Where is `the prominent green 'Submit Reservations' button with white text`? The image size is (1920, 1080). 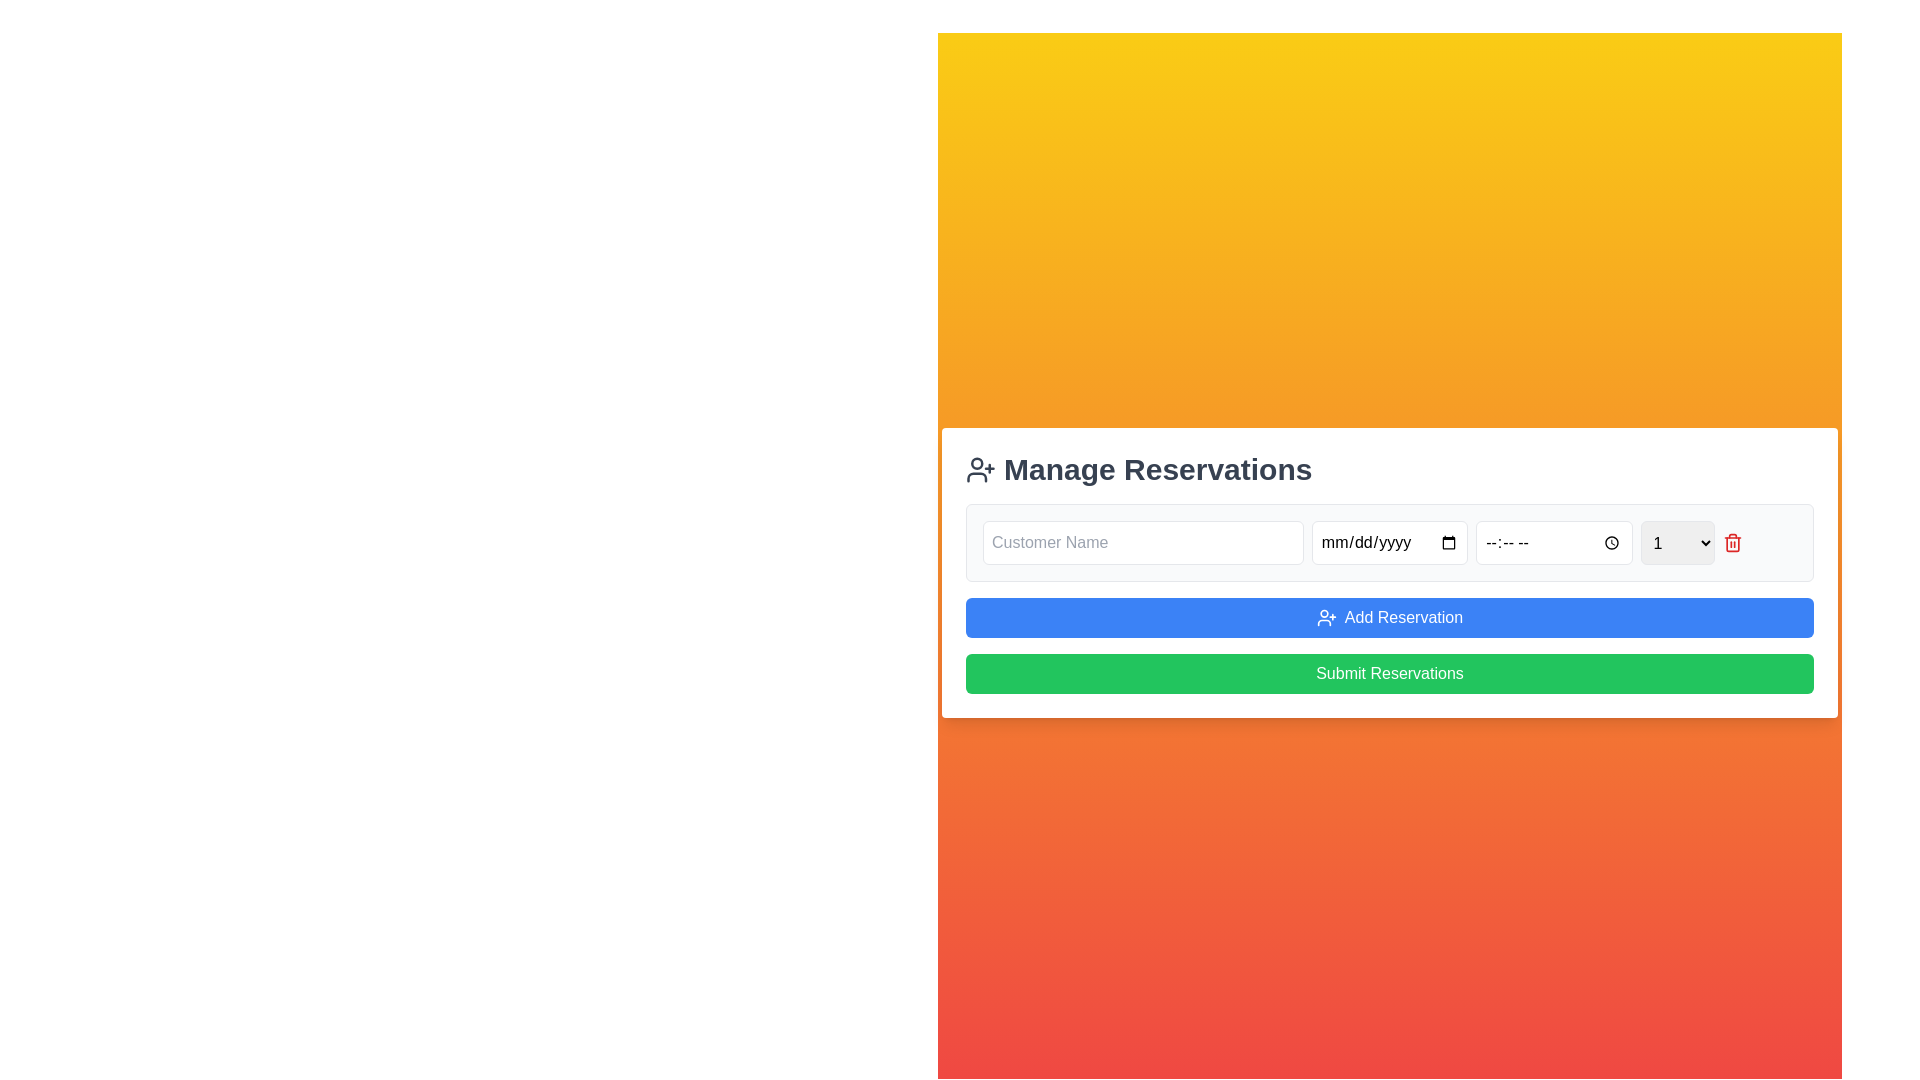 the prominent green 'Submit Reservations' button with white text is located at coordinates (1389, 674).